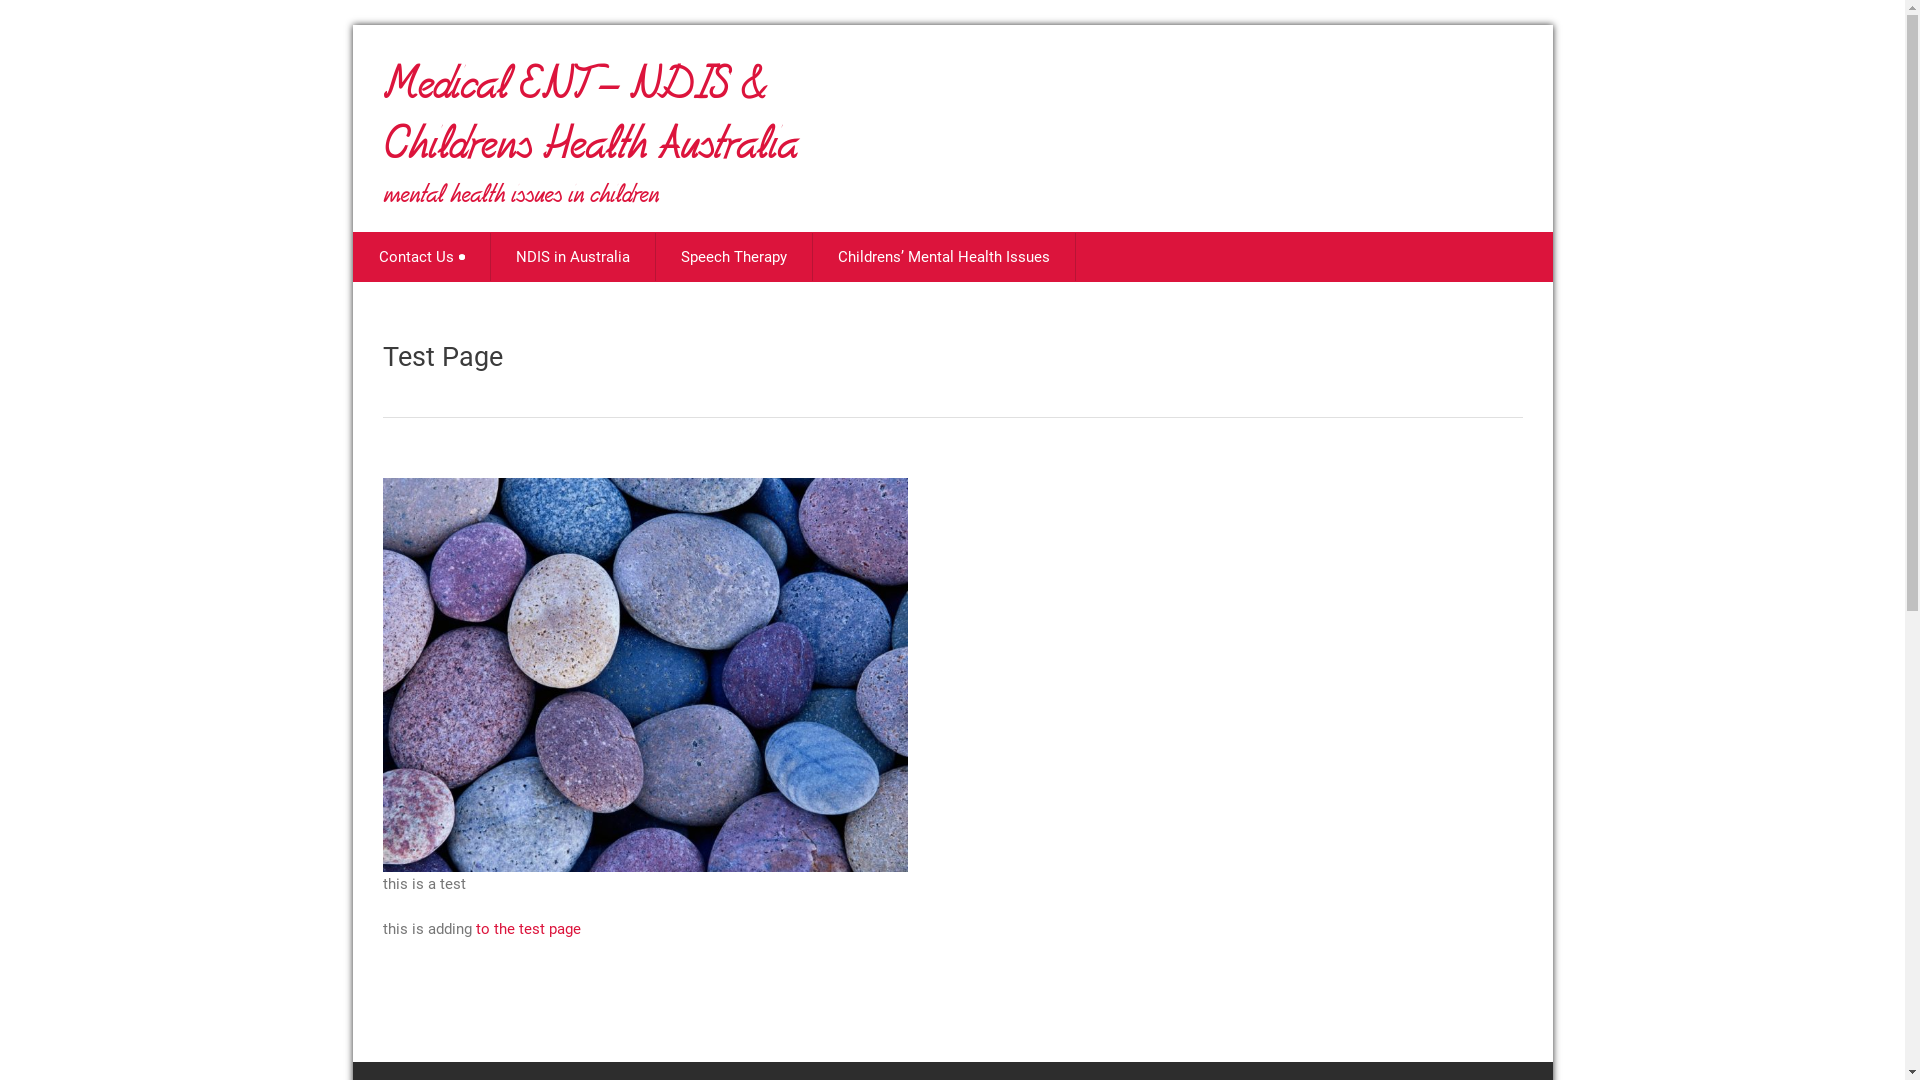 The height and width of the screenshot is (1080, 1920). I want to click on 'to the test page', so click(528, 929).